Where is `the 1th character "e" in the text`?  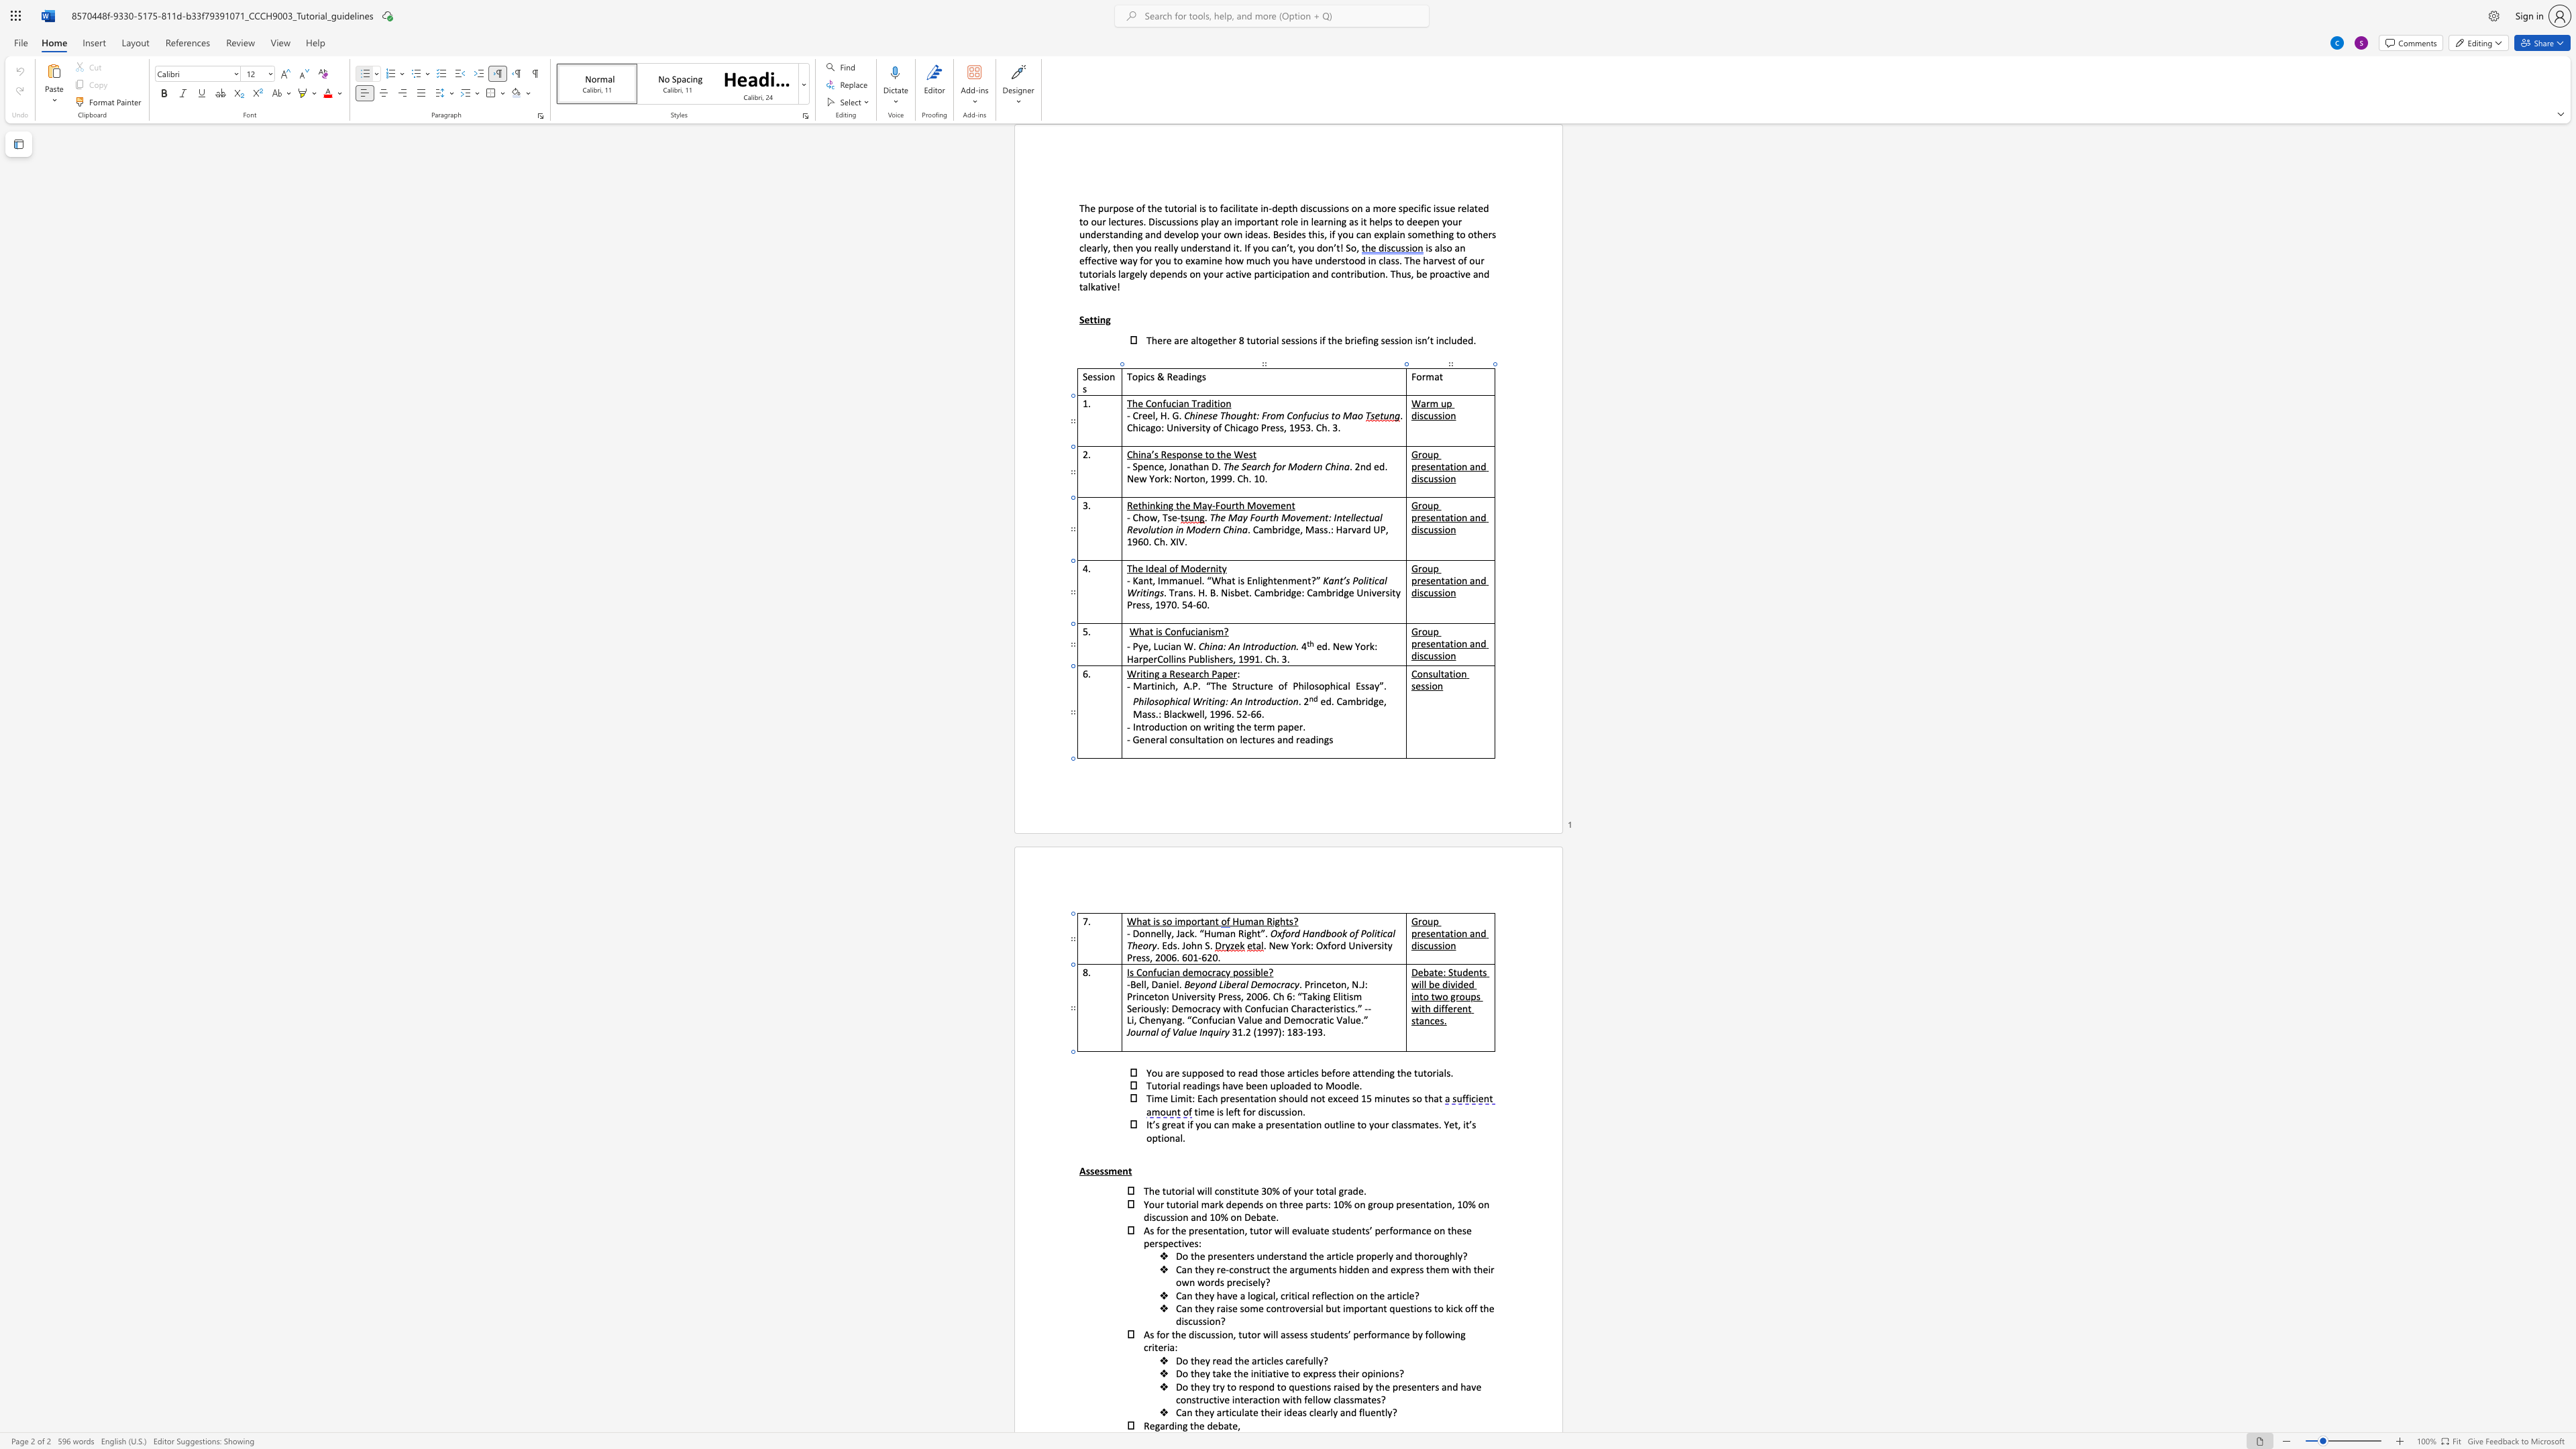
the 1th character "e" in the text is located at coordinates (1201, 1424).